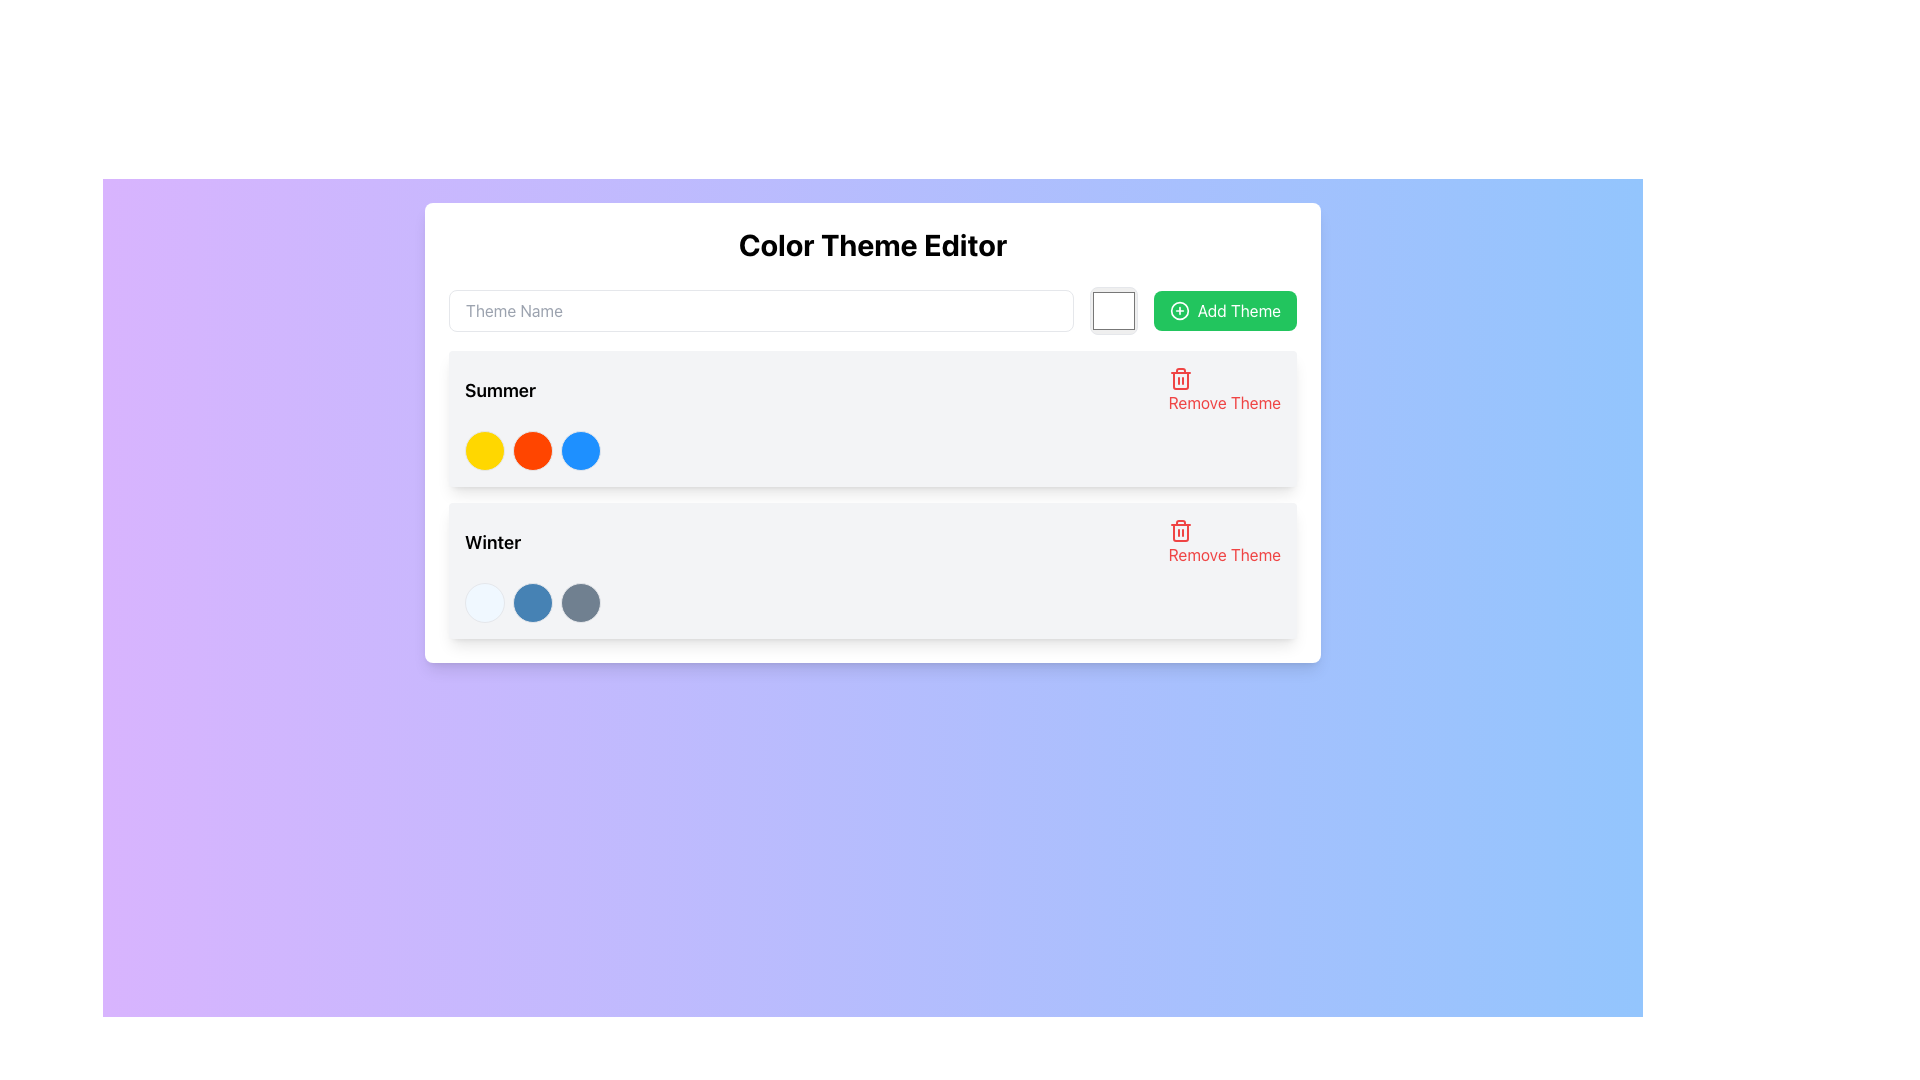 This screenshot has width=1920, height=1080. Describe the element at coordinates (873, 244) in the screenshot. I see `prominent heading text 'Color Theme Editor' displayed in bold at the top center of the card interface` at that location.